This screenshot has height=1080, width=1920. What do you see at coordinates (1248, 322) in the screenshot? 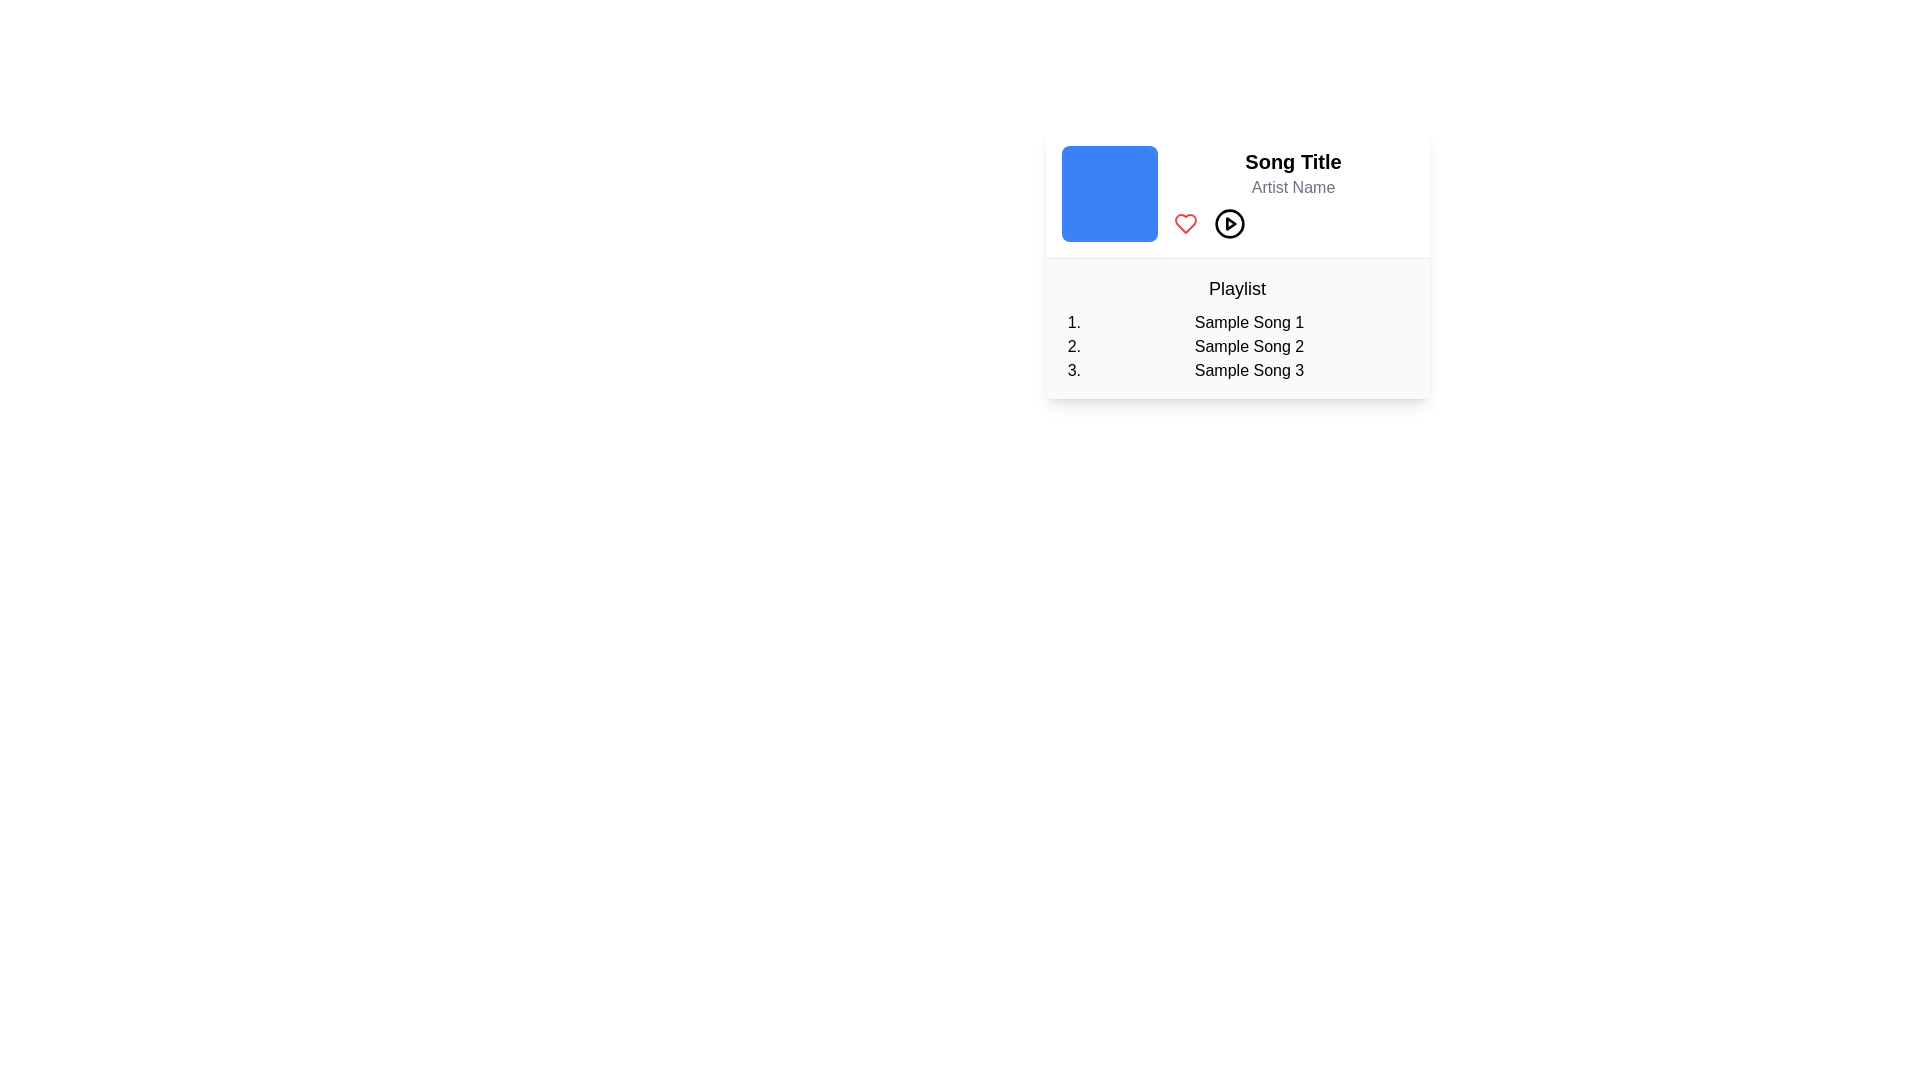
I see `the text label displaying 'Sample Song 1', which is the first item in the vertical playlist under the 'Playlist' header` at bounding box center [1248, 322].